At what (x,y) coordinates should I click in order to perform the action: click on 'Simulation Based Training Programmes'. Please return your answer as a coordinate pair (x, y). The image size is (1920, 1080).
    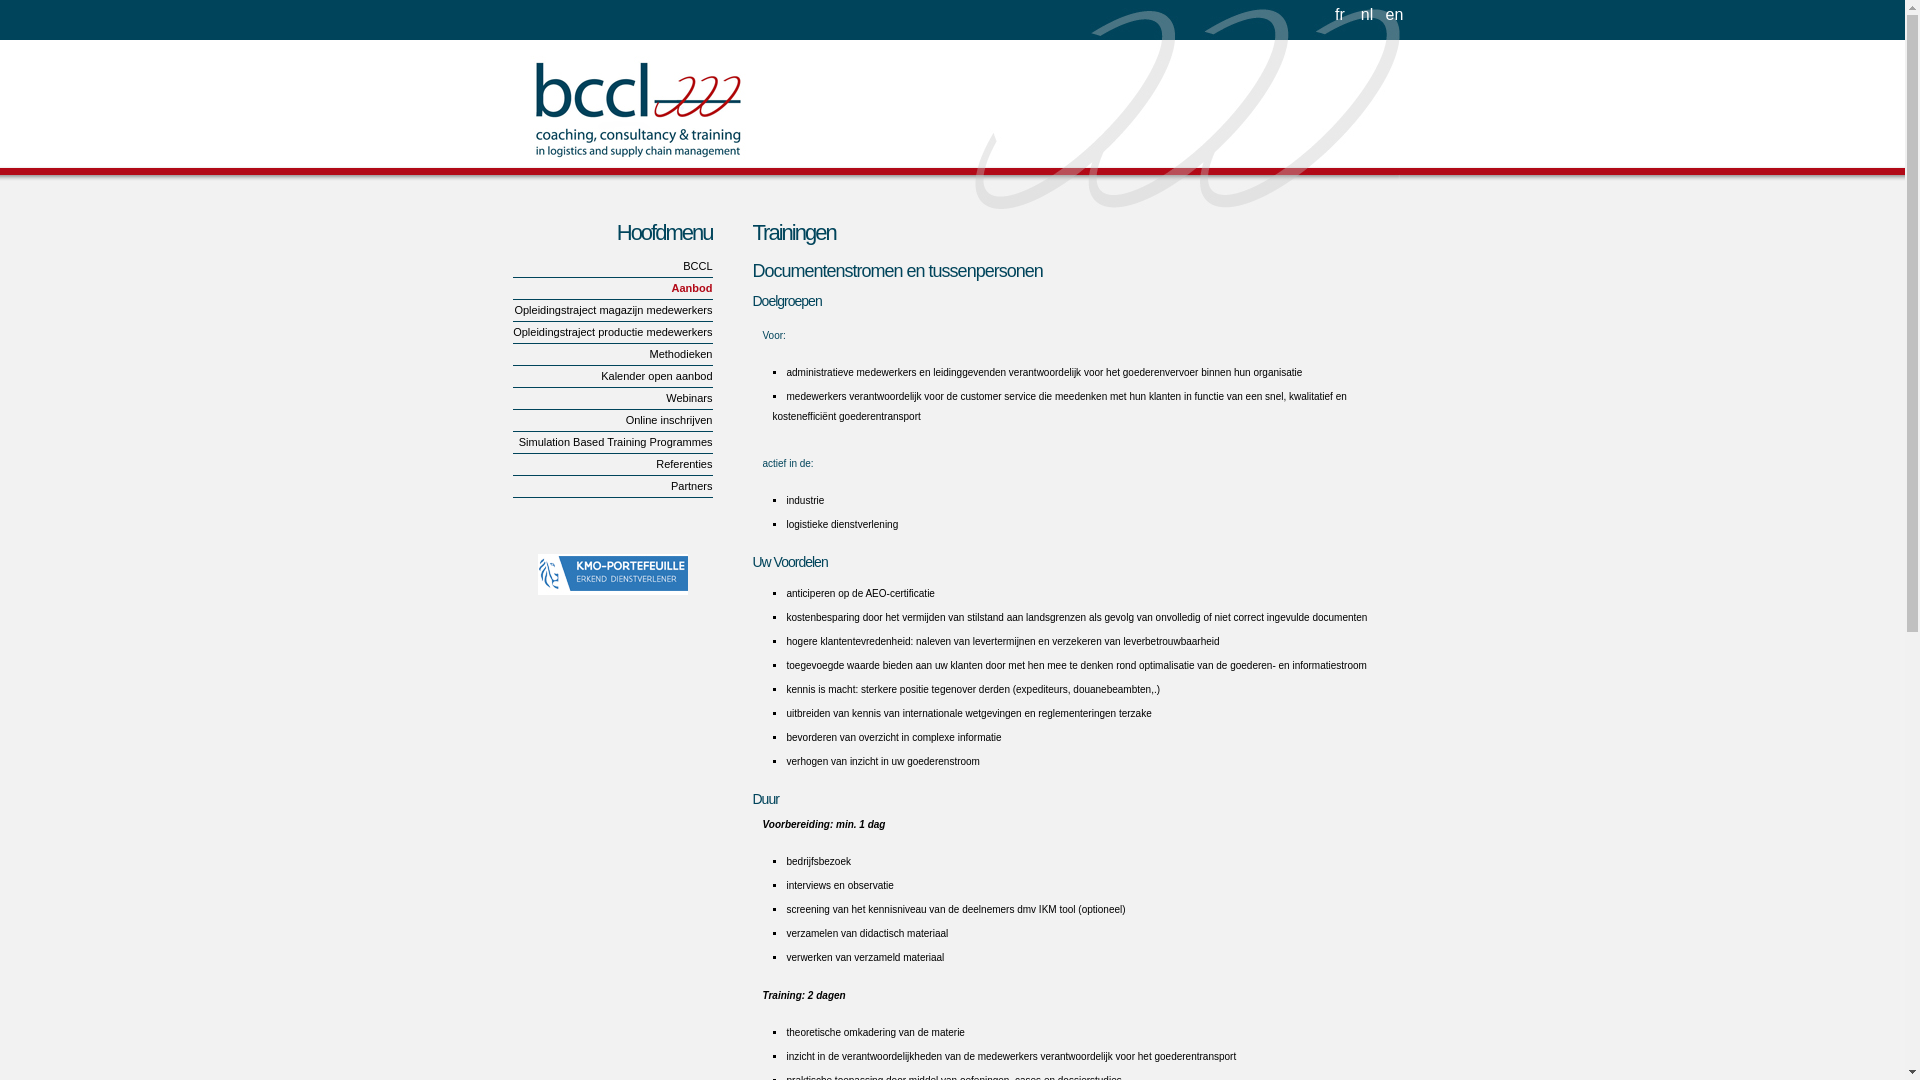
    Looking at the image, I should click on (512, 442).